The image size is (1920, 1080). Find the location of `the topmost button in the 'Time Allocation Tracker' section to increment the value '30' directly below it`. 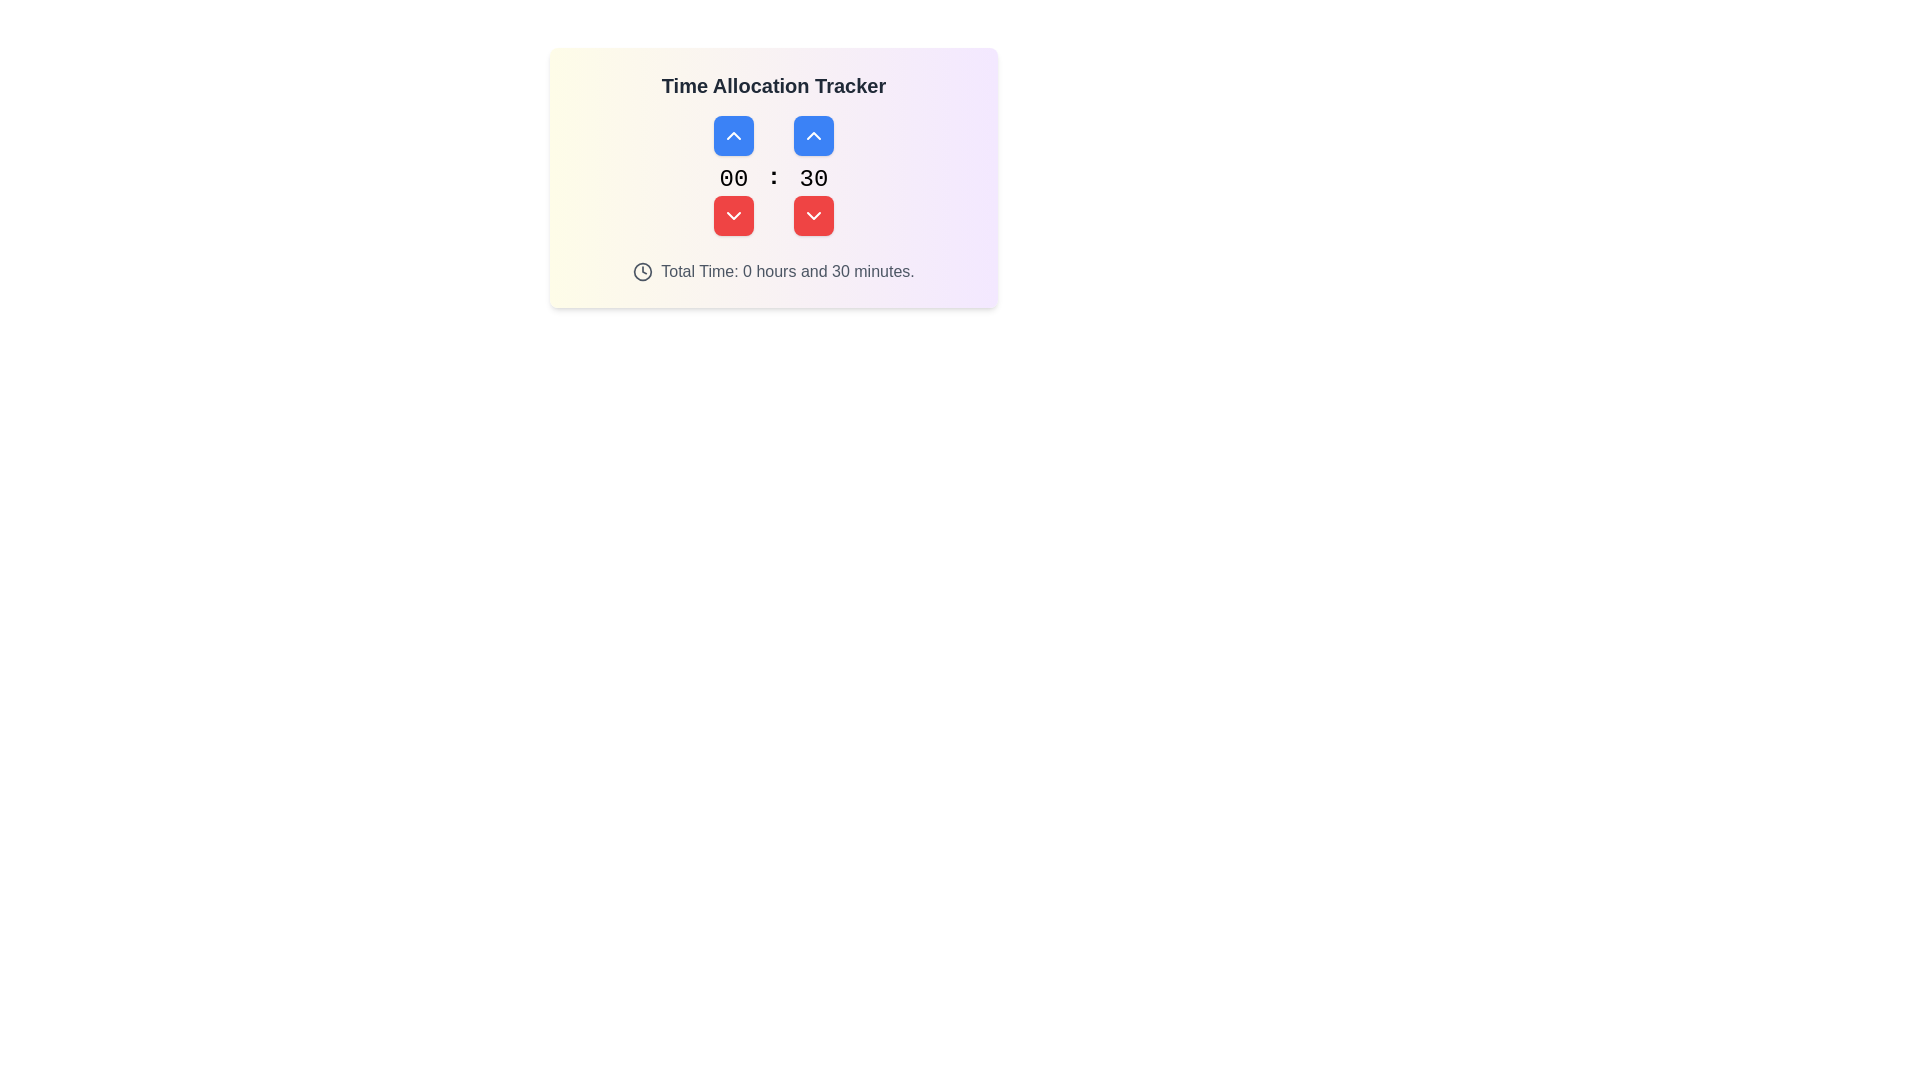

the topmost button in the 'Time Allocation Tracker' section to increment the value '30' directly below it is located at coordinates (814, 135).